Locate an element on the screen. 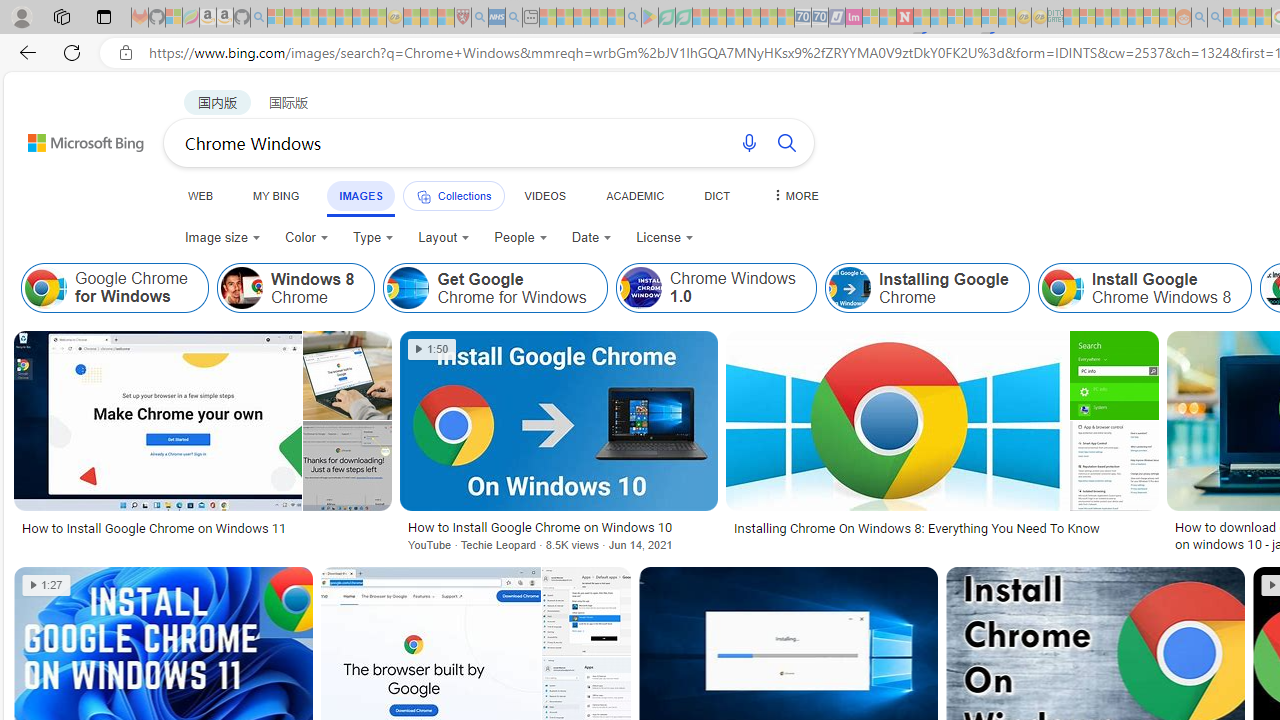  'Chrome Windows 1.0' is located at coordinates (716, 288).